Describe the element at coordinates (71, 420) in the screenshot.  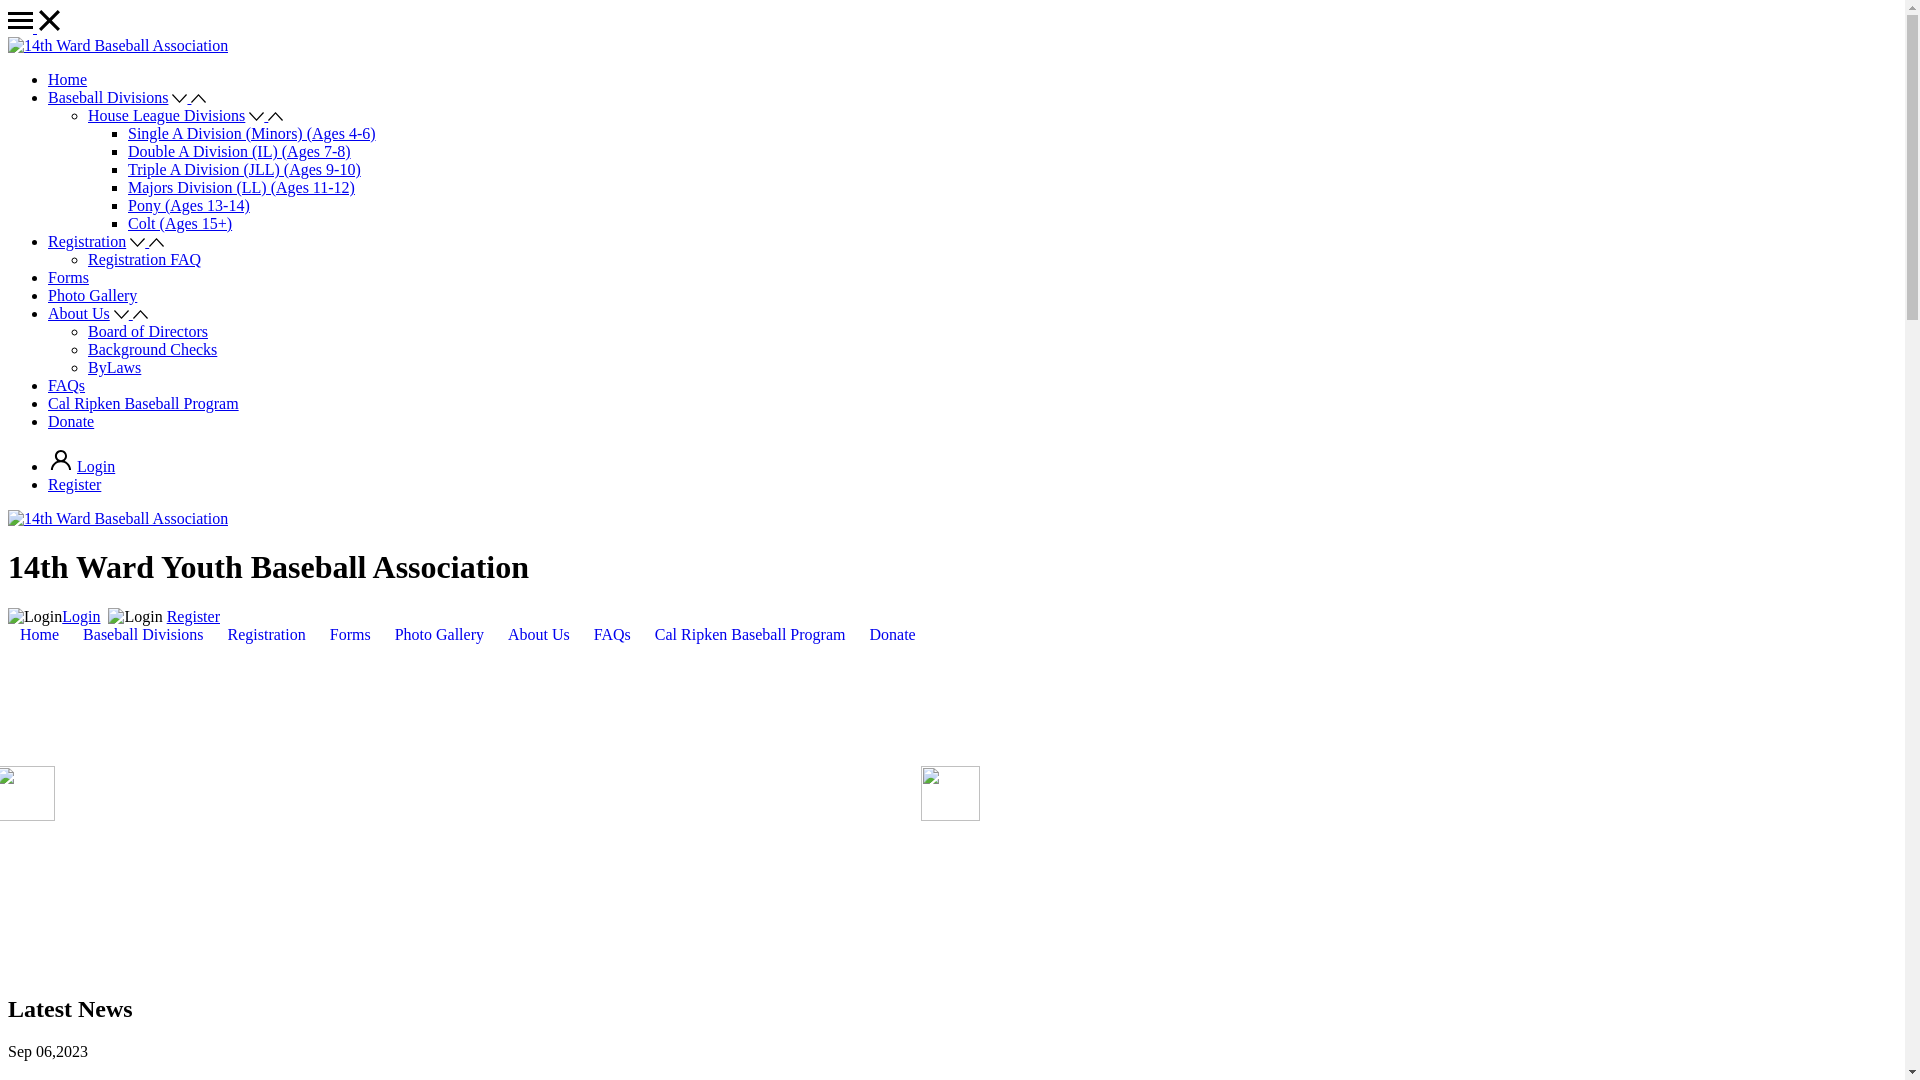
I see `'Donate'` at that location.